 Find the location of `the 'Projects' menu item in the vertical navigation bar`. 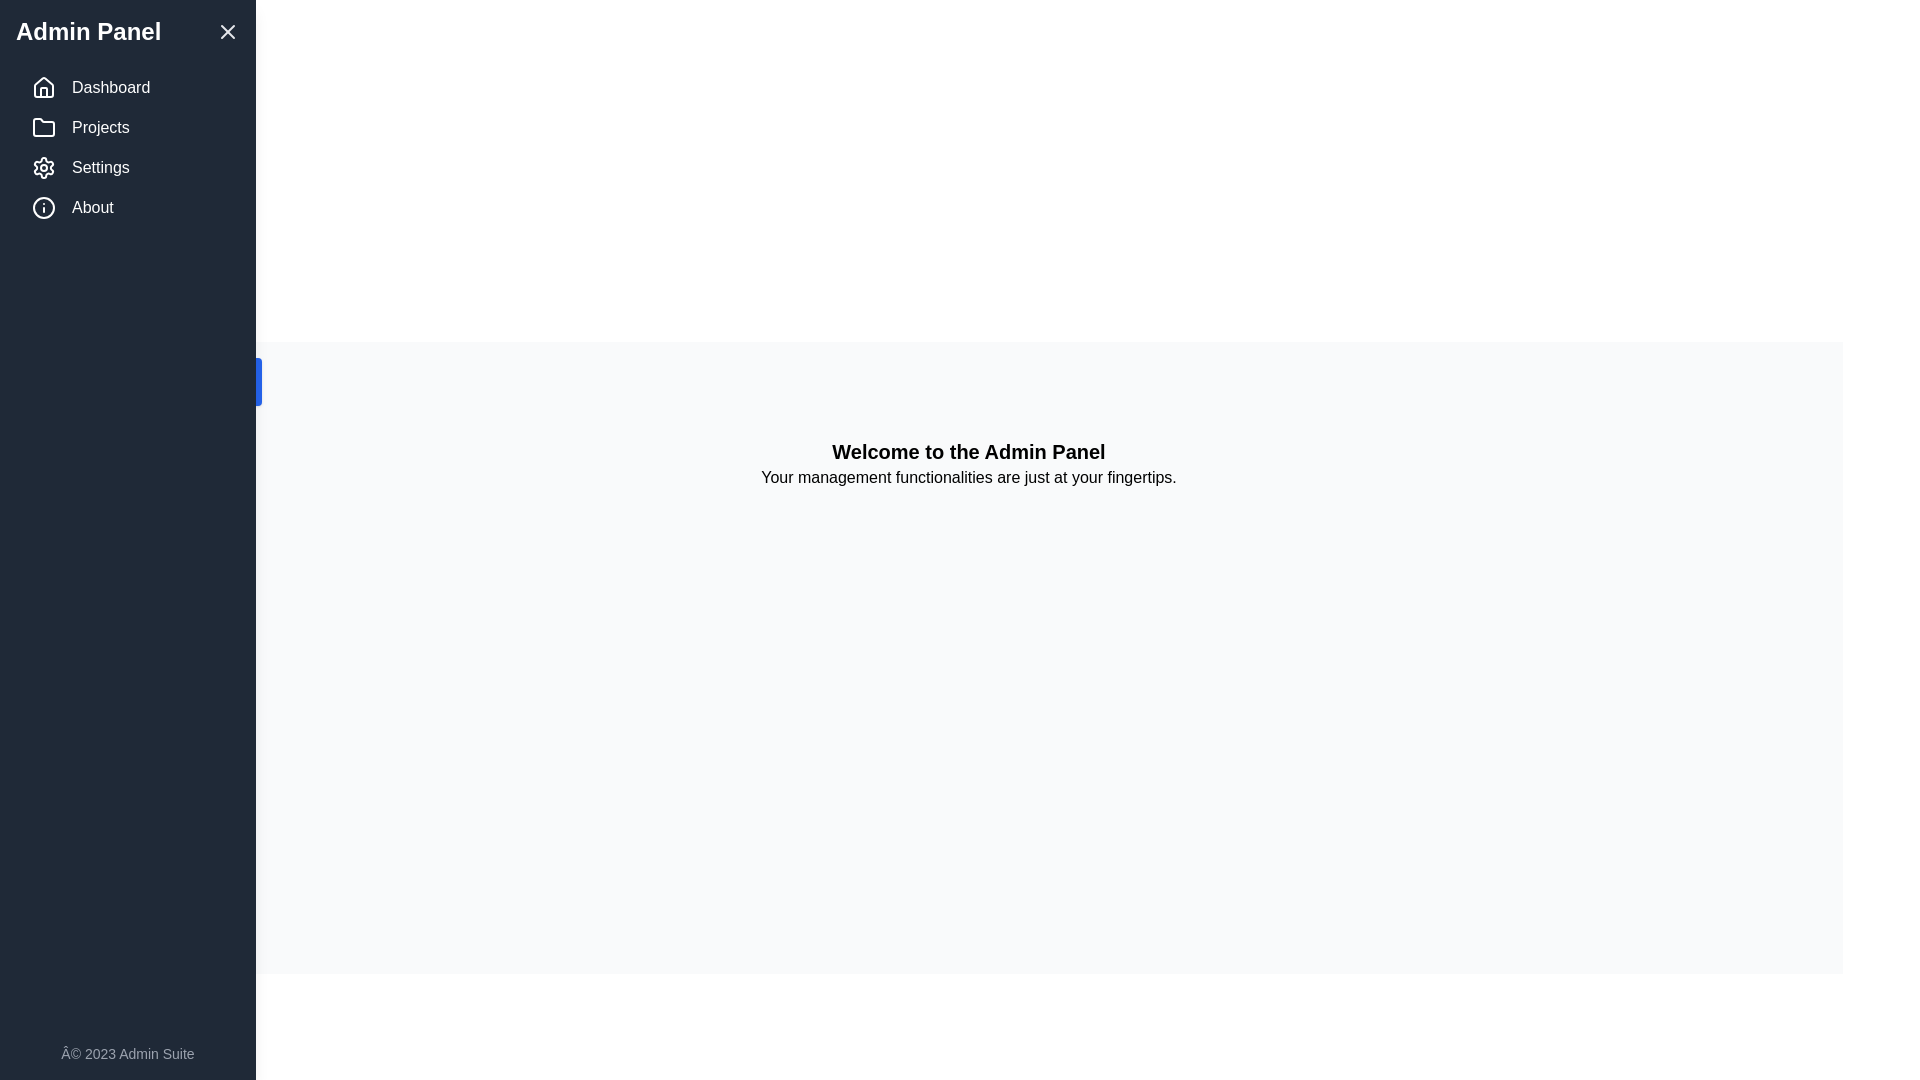

the 'Projects' menu item in the vertical navigation bar is located at coordinates (127, 127).